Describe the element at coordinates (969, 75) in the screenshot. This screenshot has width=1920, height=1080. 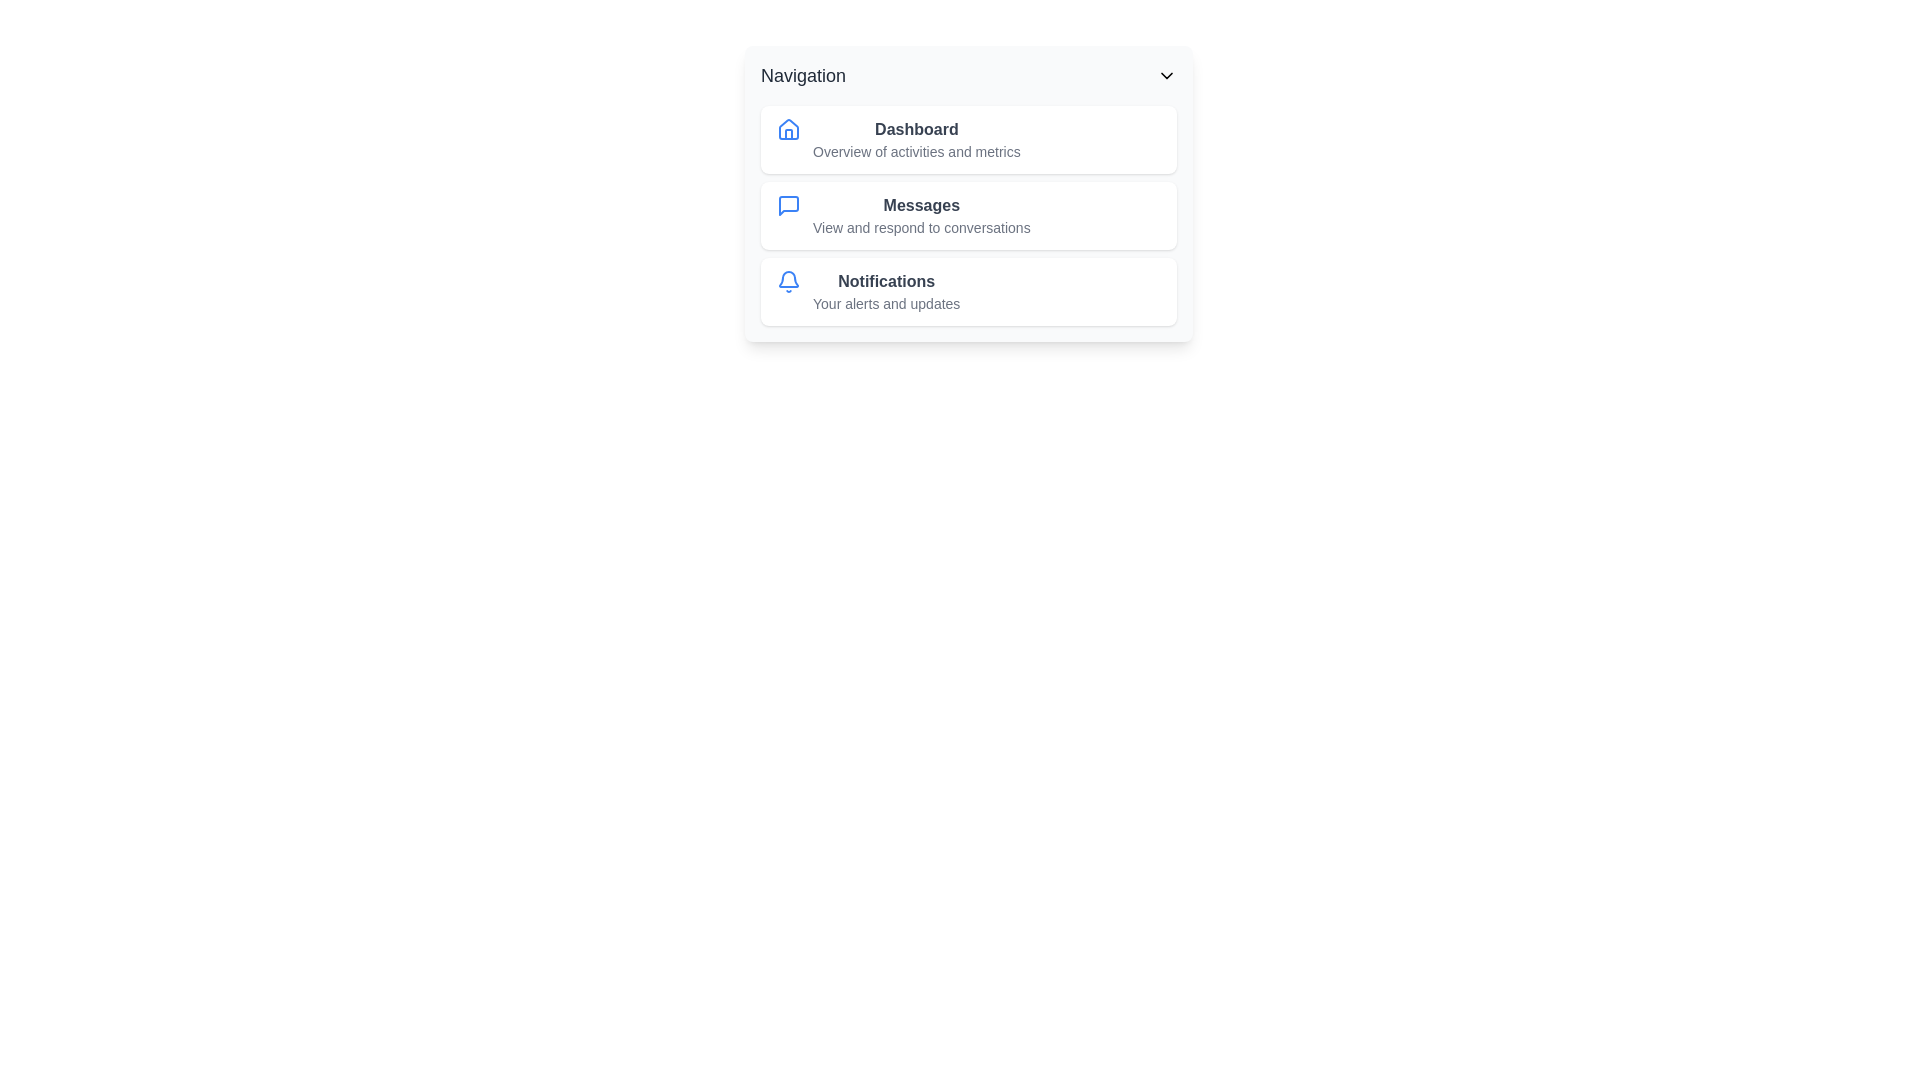
I see `the header section of the navigation list to toggle its visibility` at that location.